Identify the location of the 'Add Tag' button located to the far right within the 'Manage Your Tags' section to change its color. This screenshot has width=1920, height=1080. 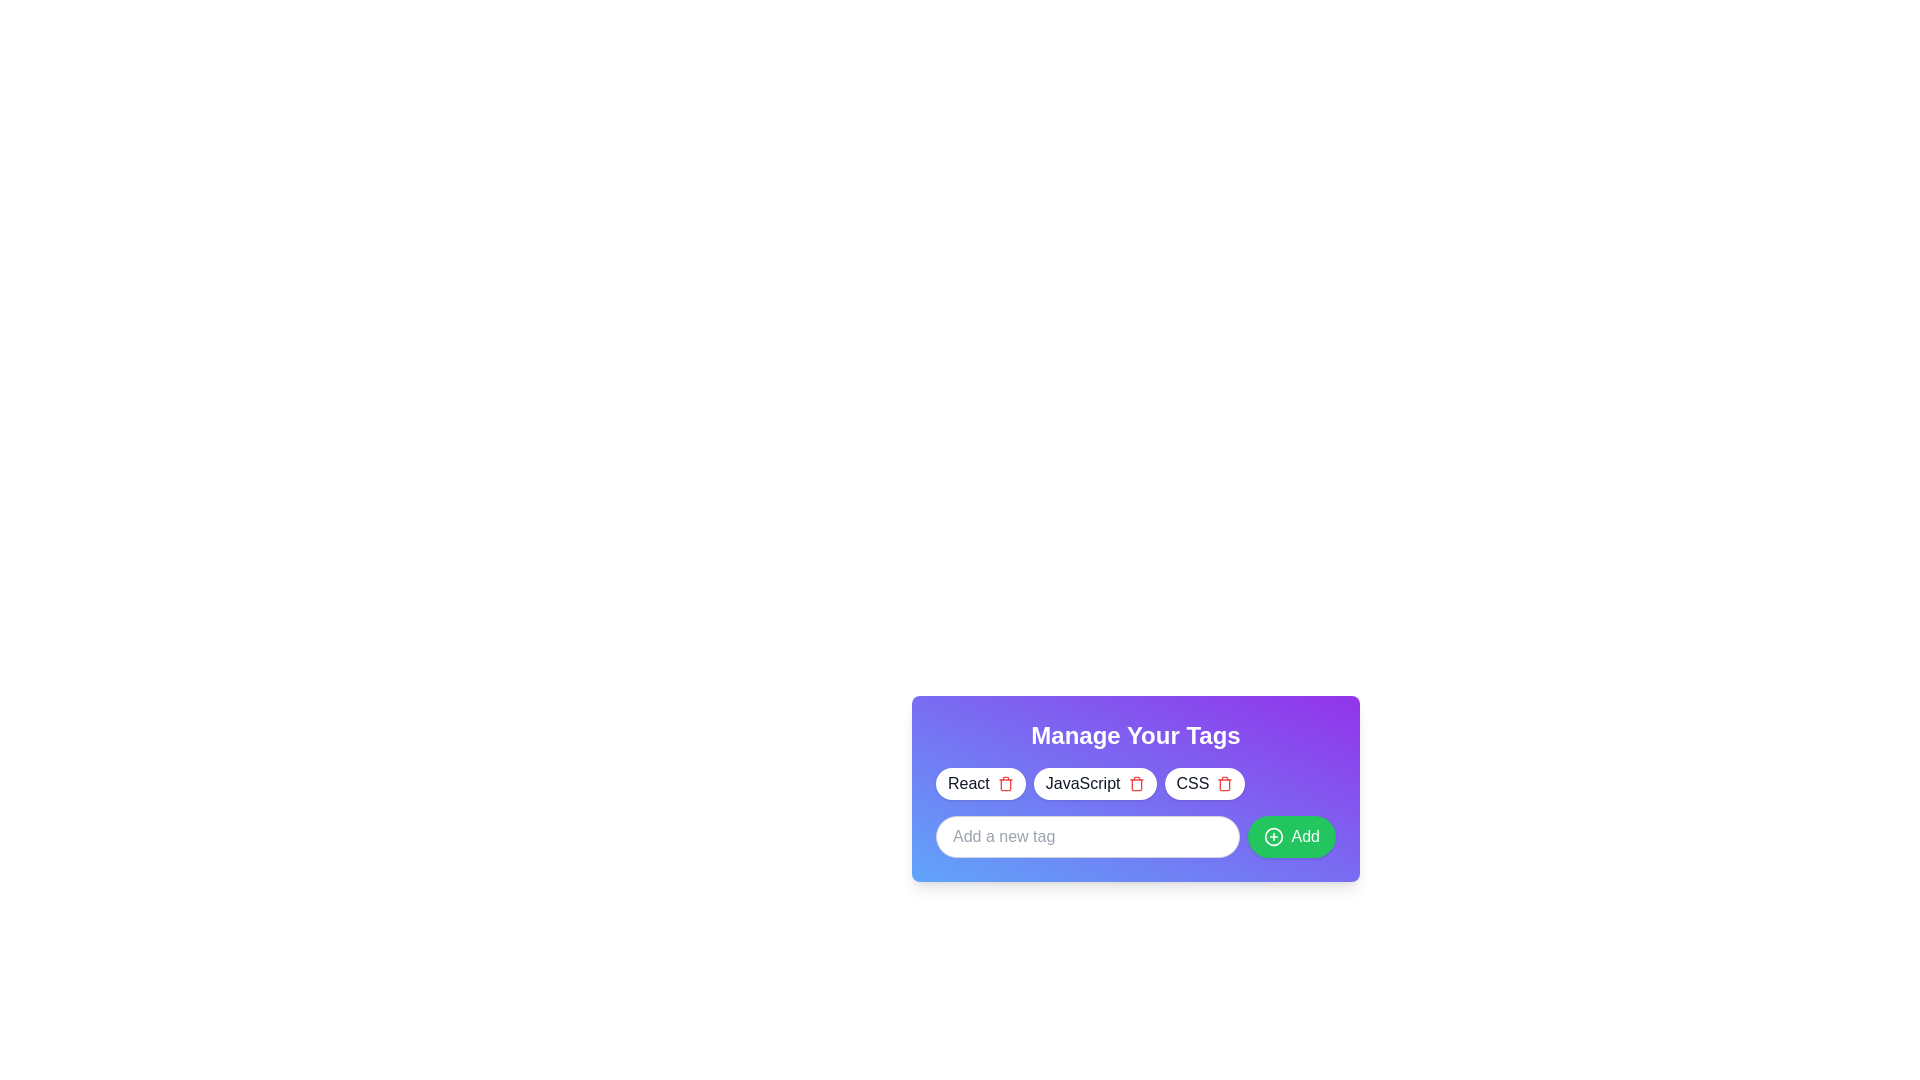
(1291, 837).